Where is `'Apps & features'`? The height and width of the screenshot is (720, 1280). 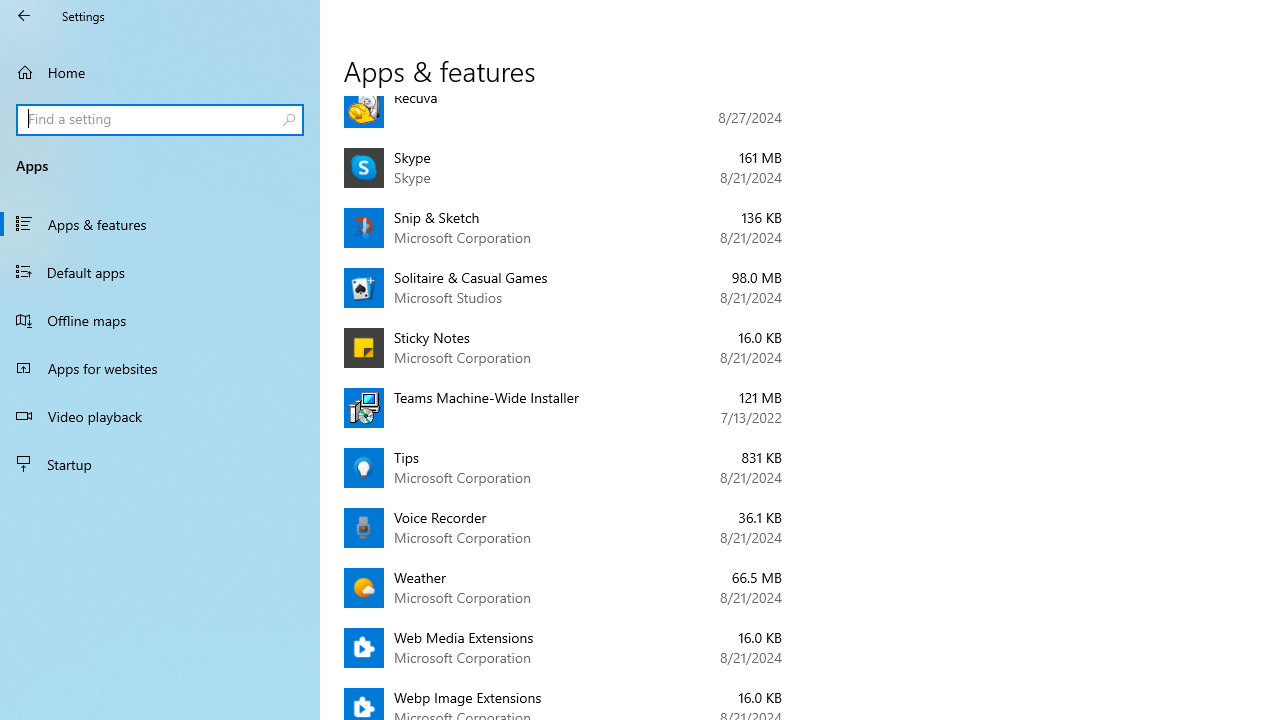
'Apps & features' is located at coordinates (160, 223).